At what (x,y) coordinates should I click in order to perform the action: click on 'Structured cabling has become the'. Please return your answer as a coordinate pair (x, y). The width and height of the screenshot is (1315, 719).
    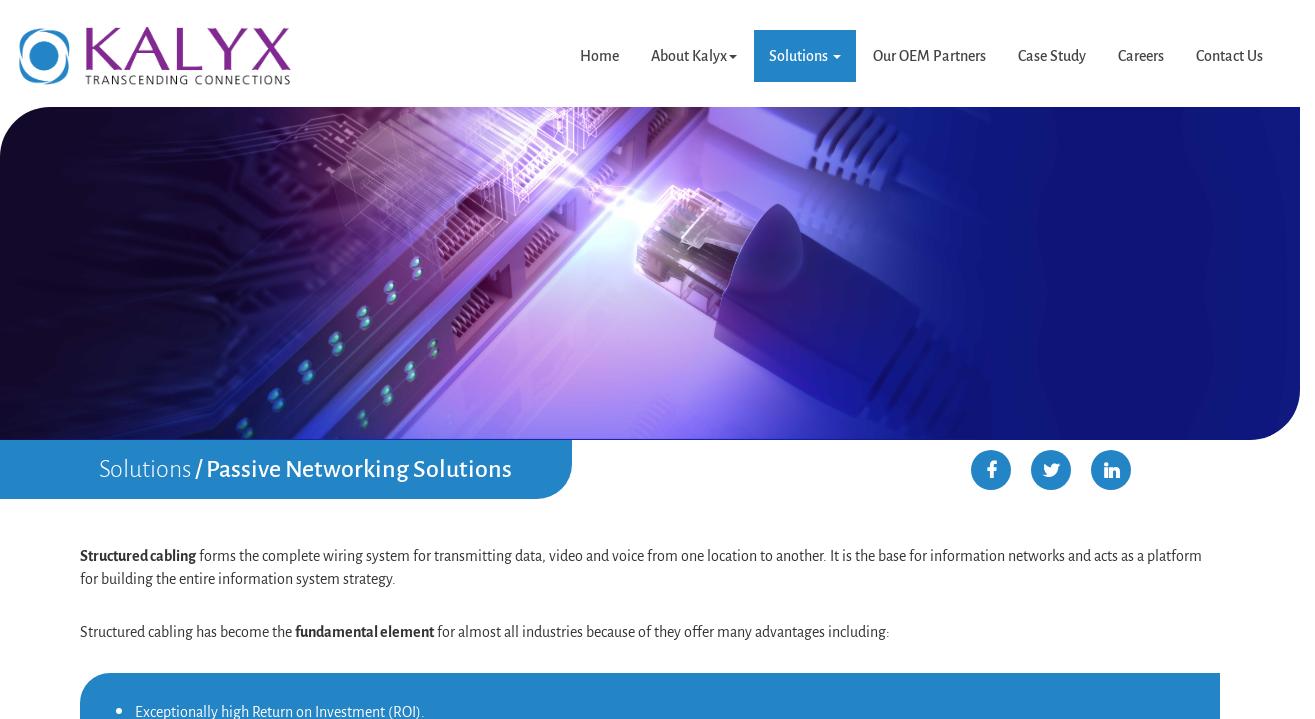
    Looking at the image, I should click on (187, 629).